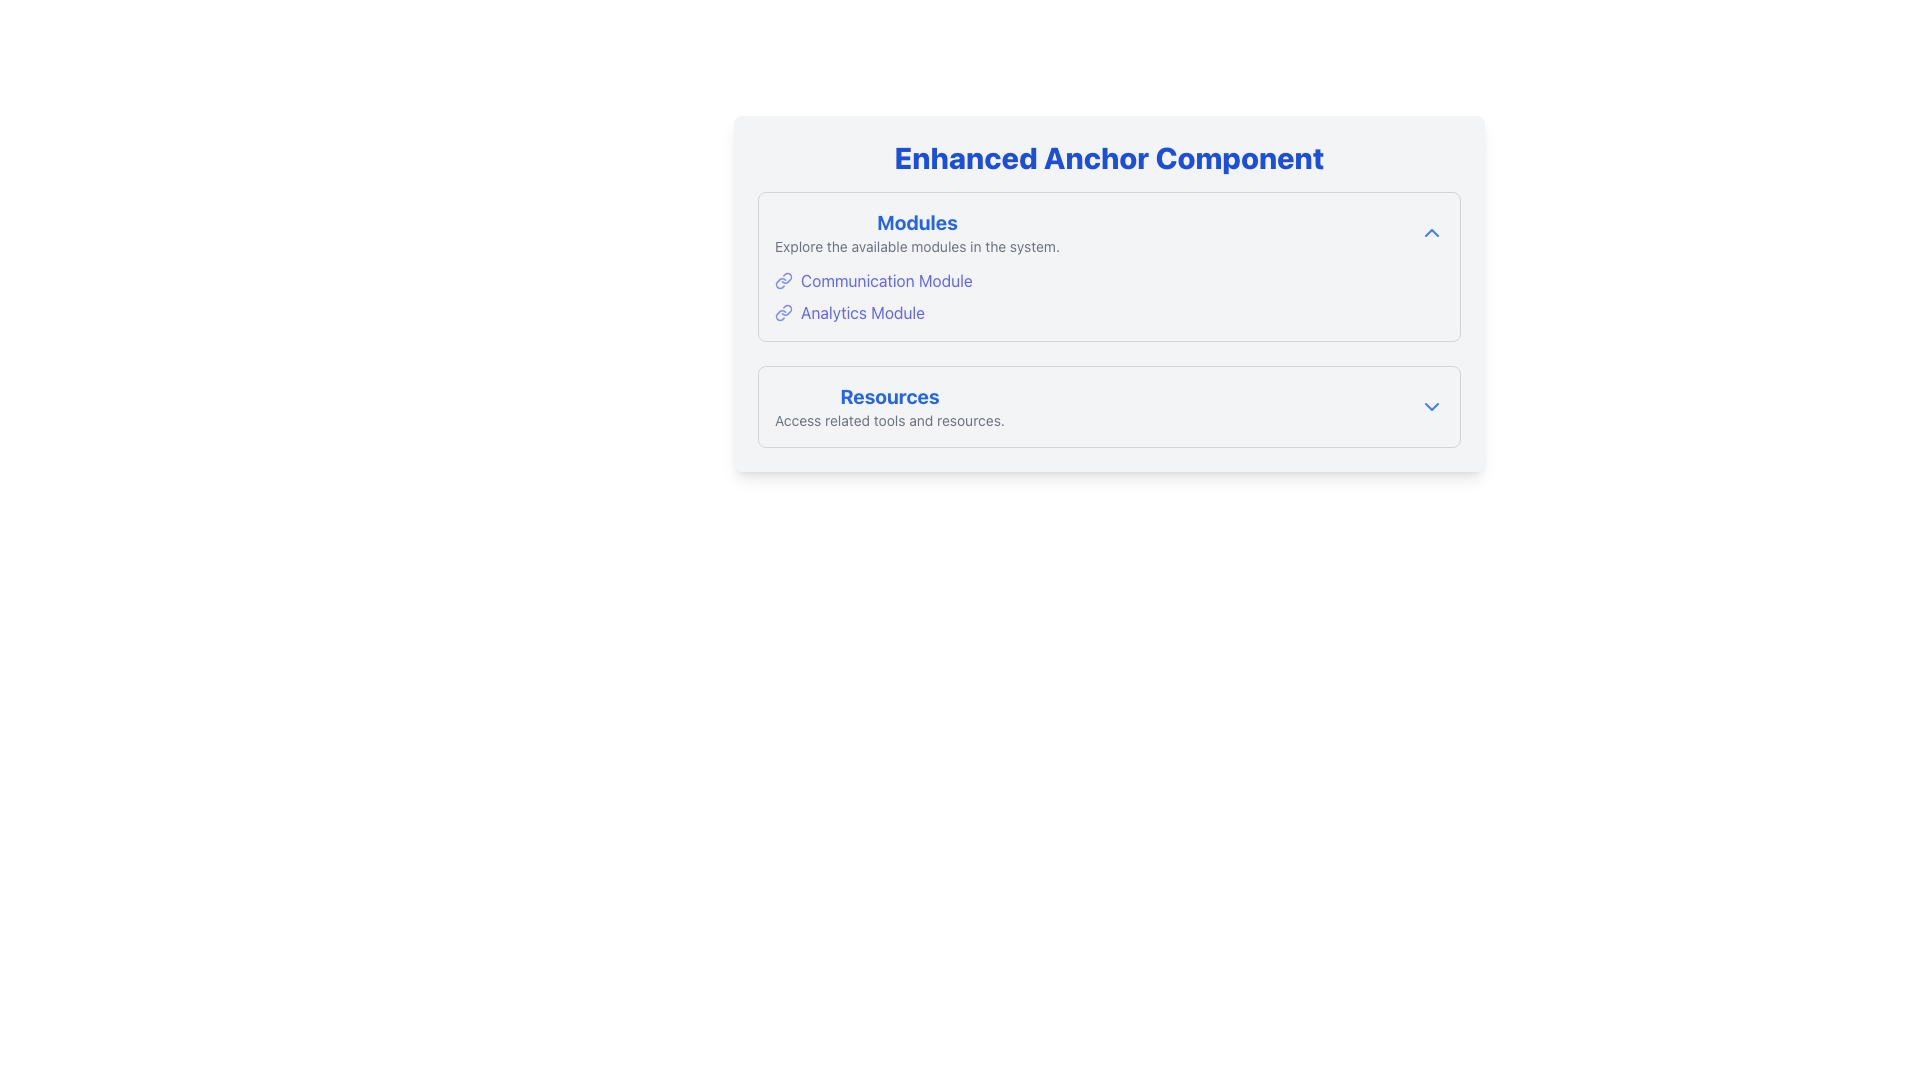  What do you see at coordinates (782, 312) in the screenshot?
I see `the icon resembling two interlocking links, which symbolizes a hyperlink, located to the left of the 'Analytics Module' text` at bounding box center [782, 312].